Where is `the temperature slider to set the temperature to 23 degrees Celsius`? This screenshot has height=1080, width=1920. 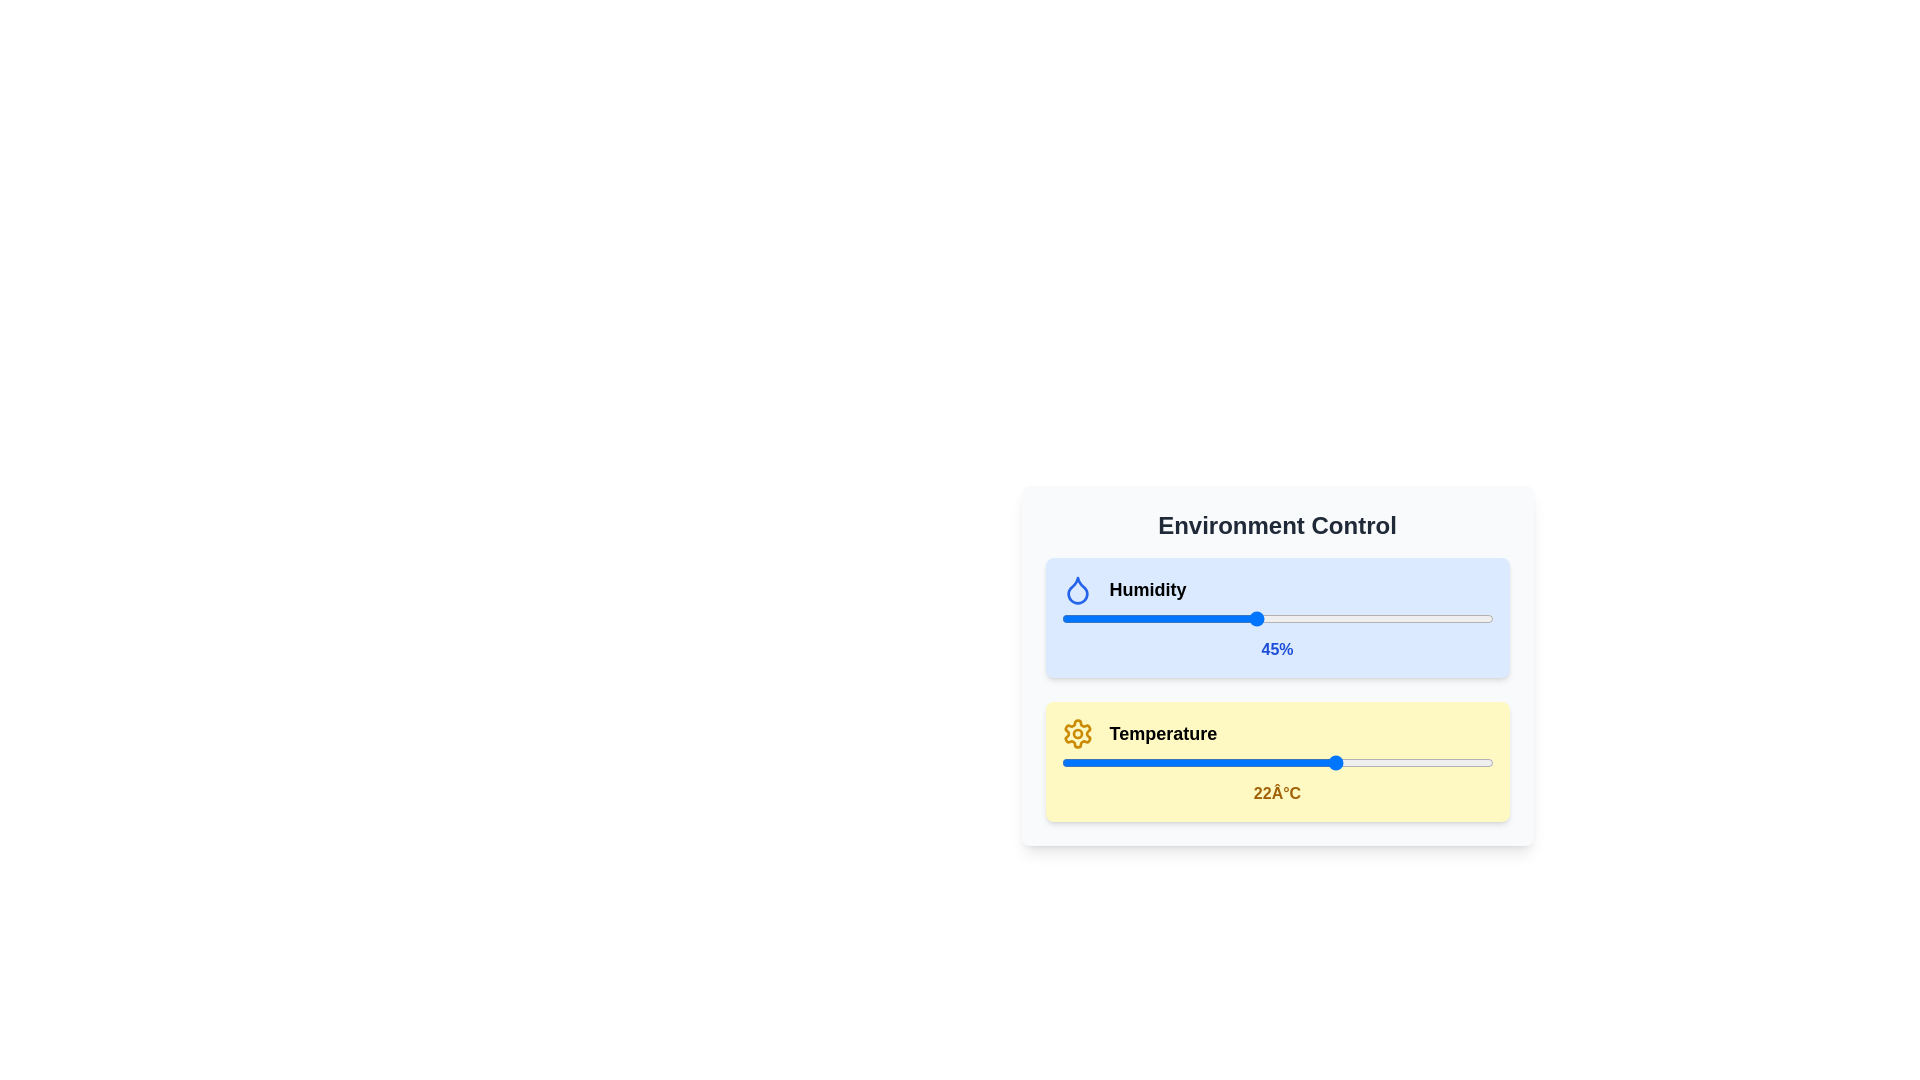 the temperature slider to set the temperature to 23 degrees Celsius is located at coordinates (1346, 763).